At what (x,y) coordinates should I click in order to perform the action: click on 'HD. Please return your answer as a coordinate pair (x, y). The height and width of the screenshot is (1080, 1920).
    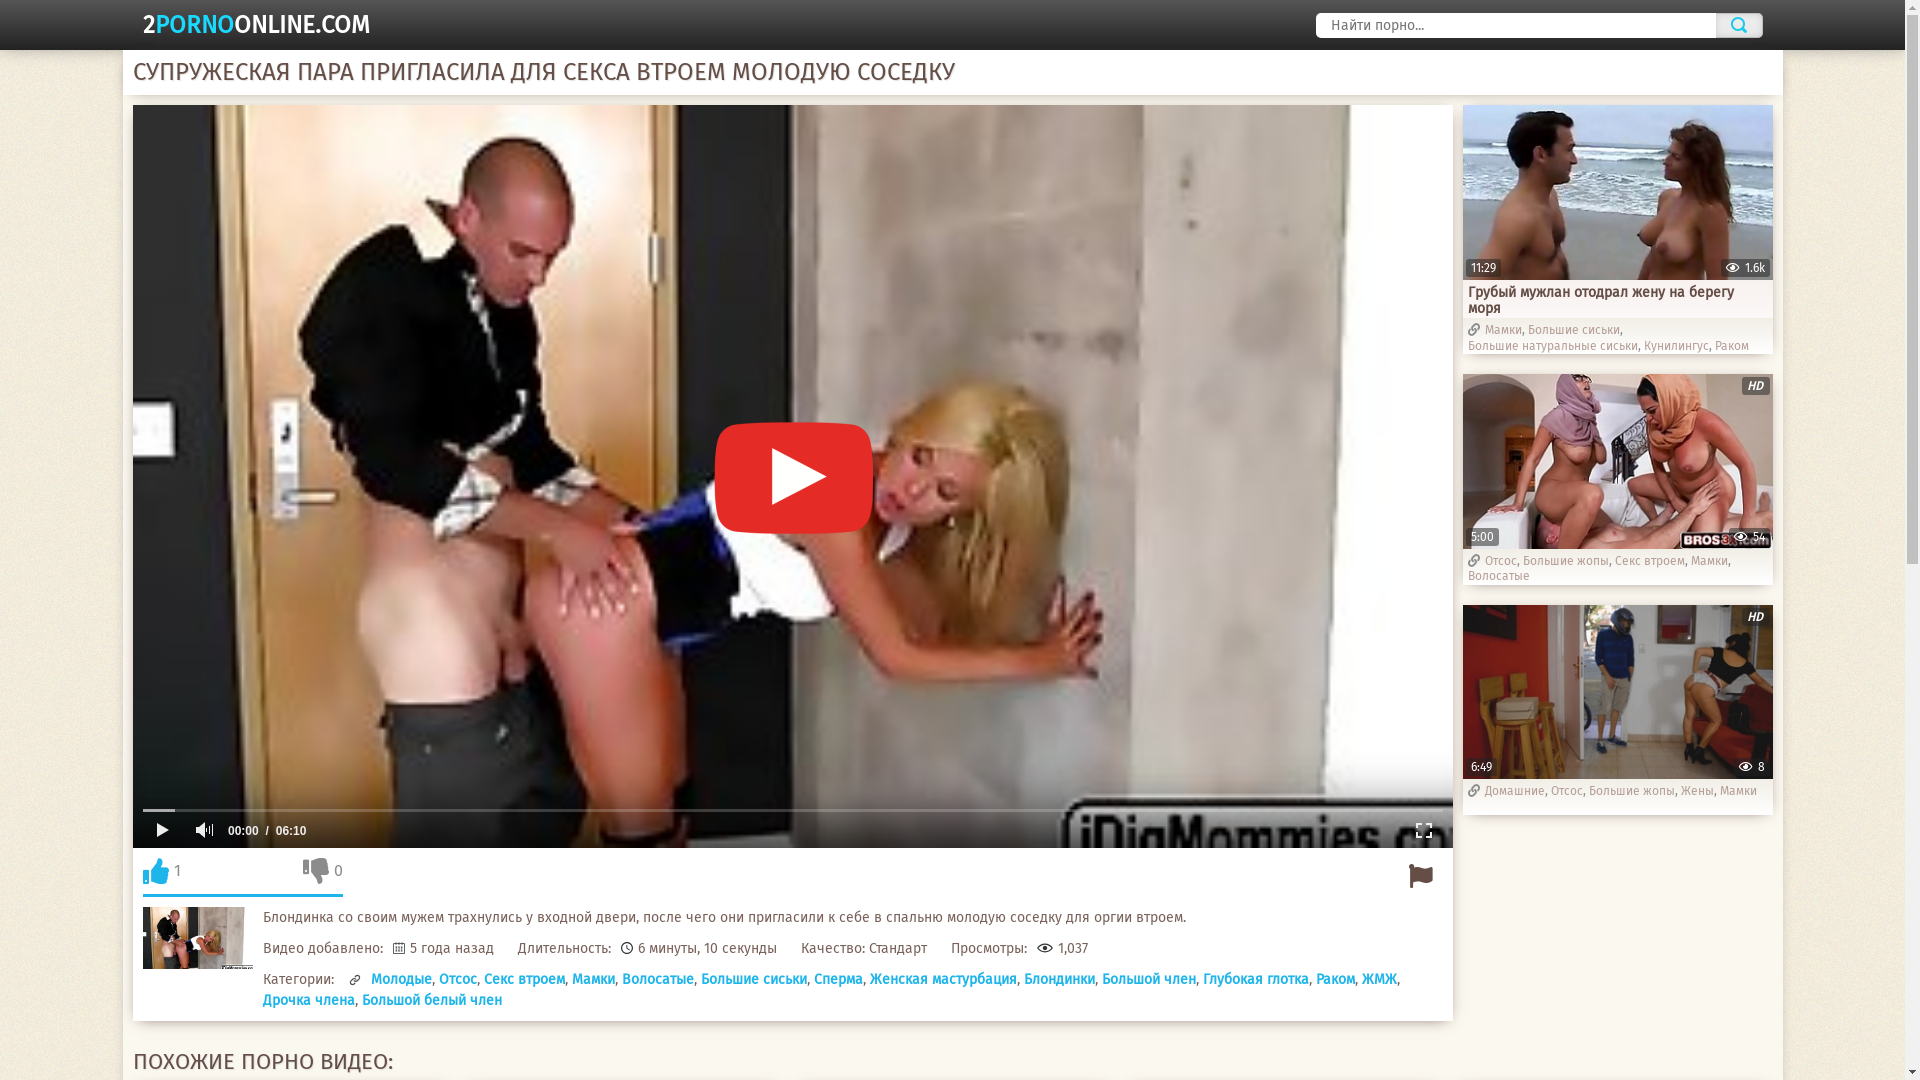
    Looking at the image, I should click on (1617, 461).